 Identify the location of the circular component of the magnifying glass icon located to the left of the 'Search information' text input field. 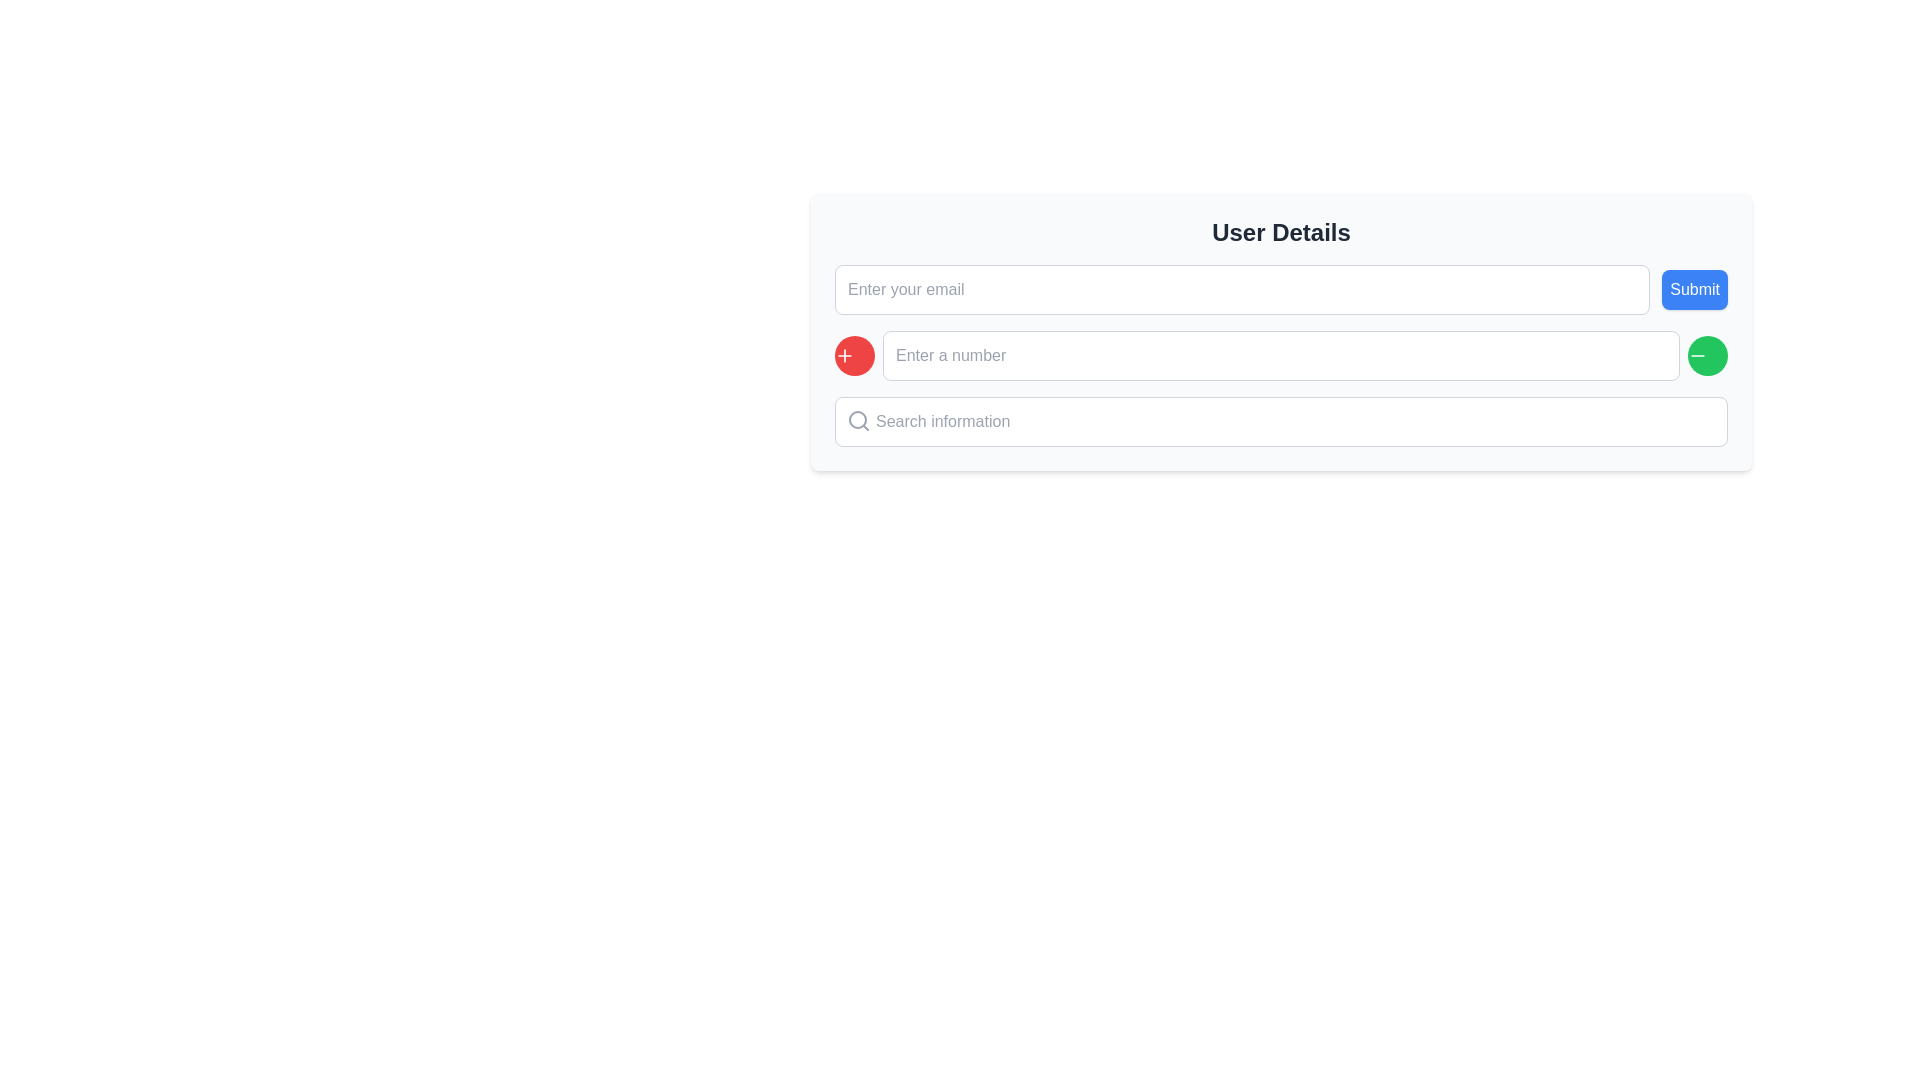
(858, 419).